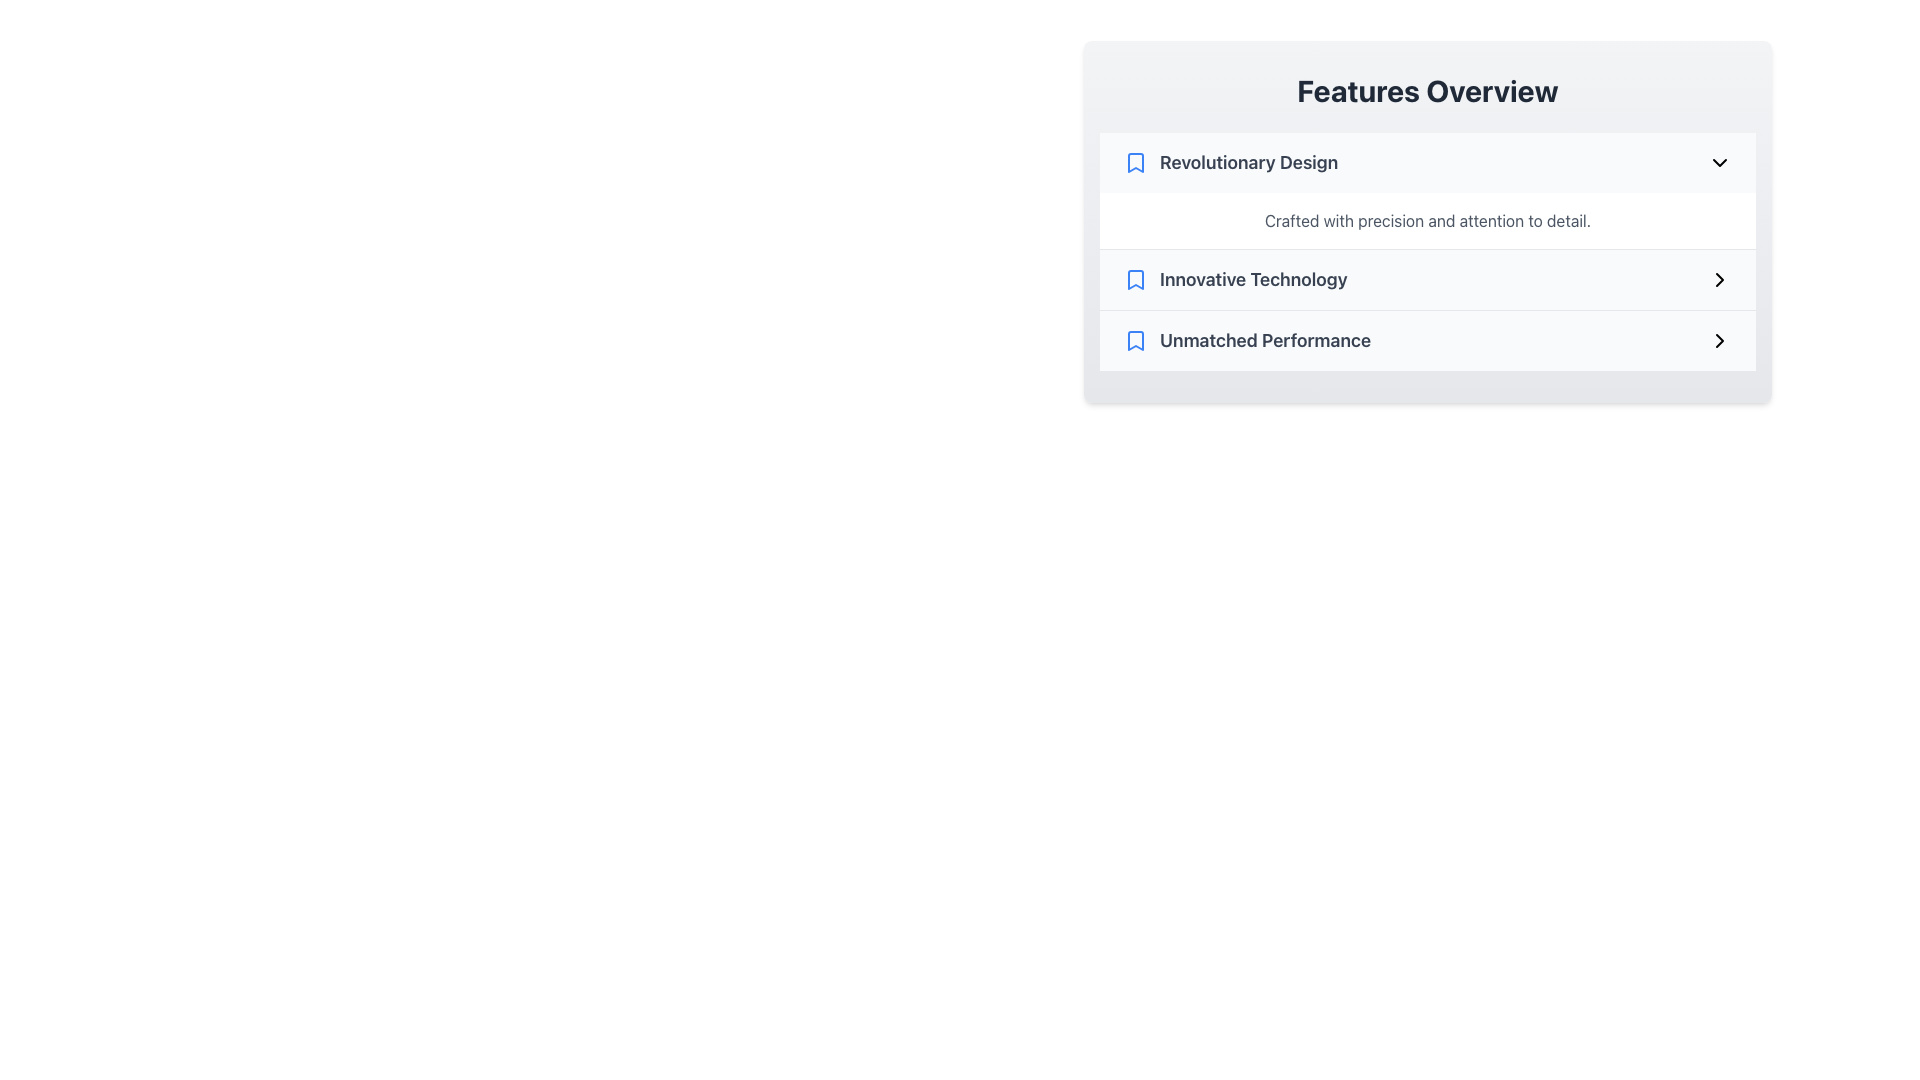 This screenshot has height=1080, width=1920. What do you see at coordinates (1136, 161) in the screenshot?
I see `the blue bookmark icon adjacent to the text 'Revolutionary Design' in the 'Features Overview' card layout` at bounding box center [1136, 161].